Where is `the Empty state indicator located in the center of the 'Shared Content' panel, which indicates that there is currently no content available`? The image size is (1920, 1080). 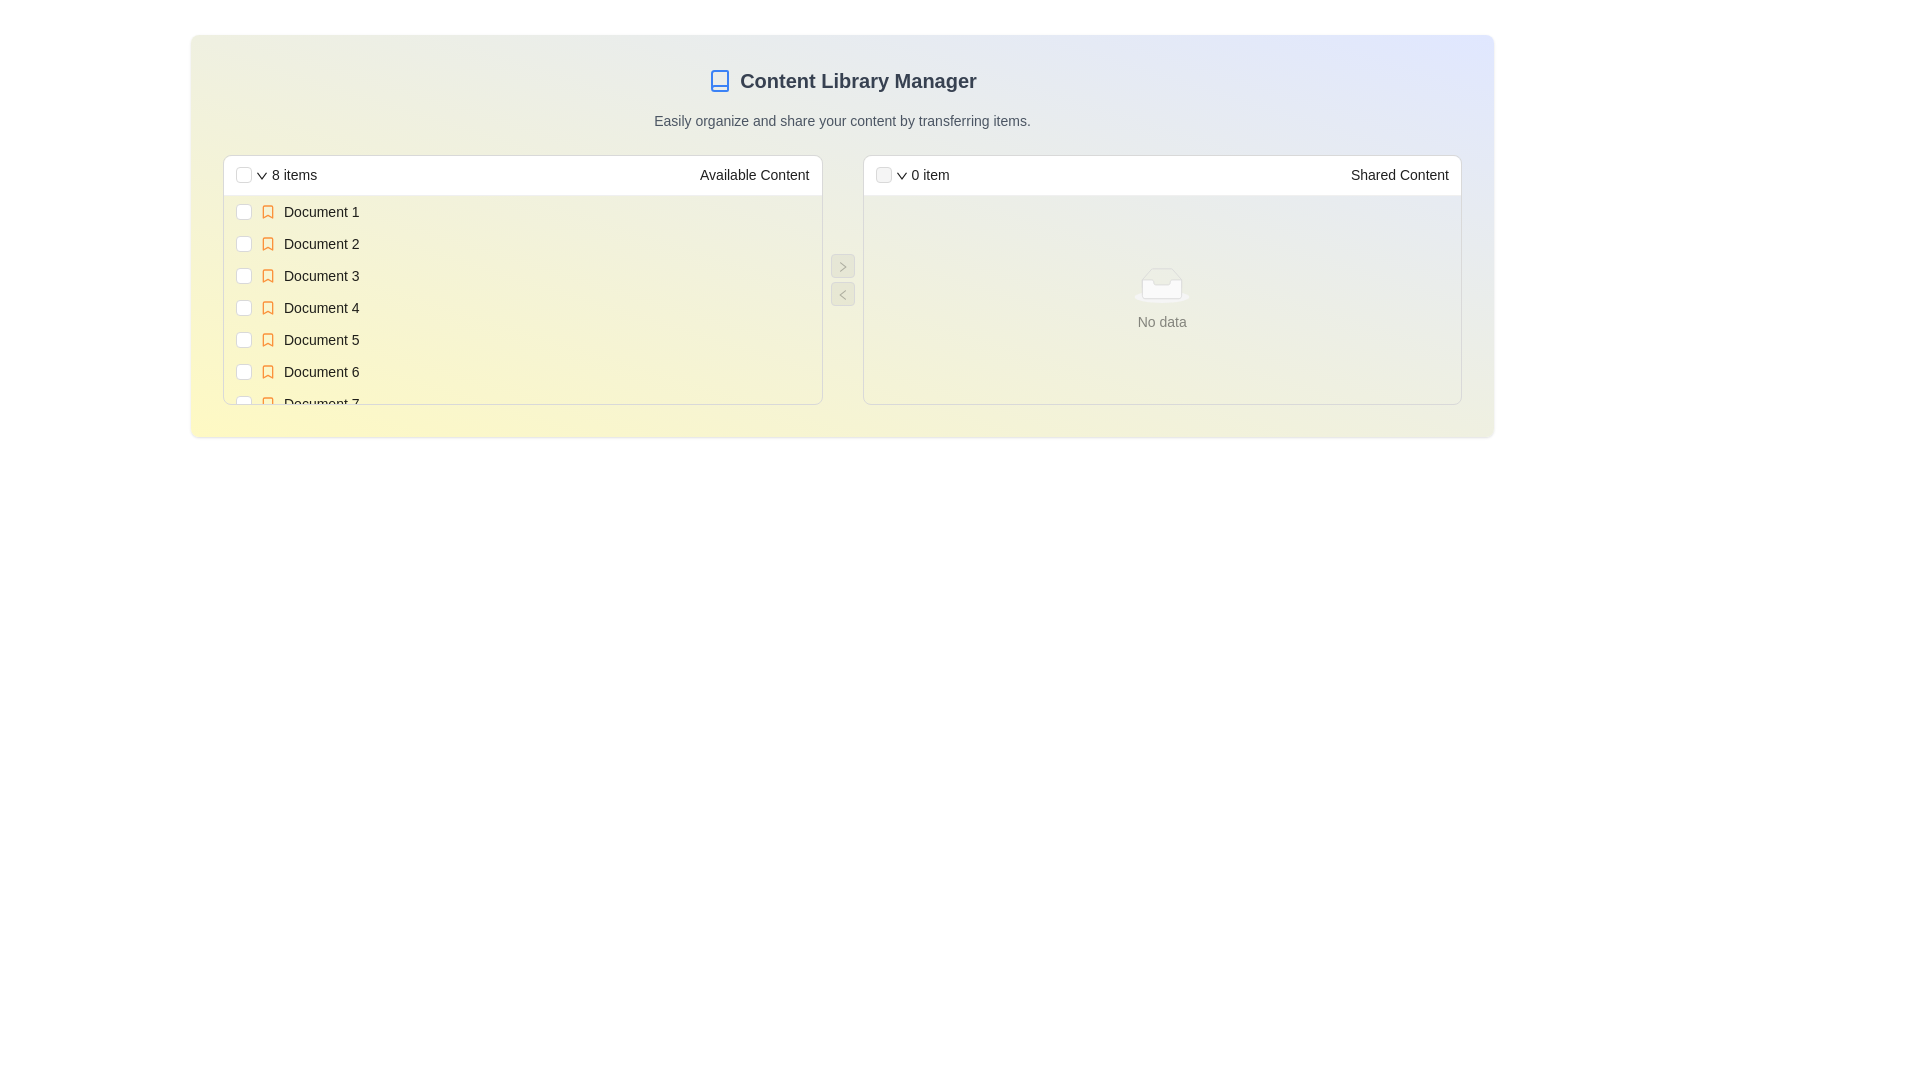
the Empty state indicator located in the center of the 'Shared Content' panel, which indicates that there is currently no content available is located at coordinates (1162, 300).